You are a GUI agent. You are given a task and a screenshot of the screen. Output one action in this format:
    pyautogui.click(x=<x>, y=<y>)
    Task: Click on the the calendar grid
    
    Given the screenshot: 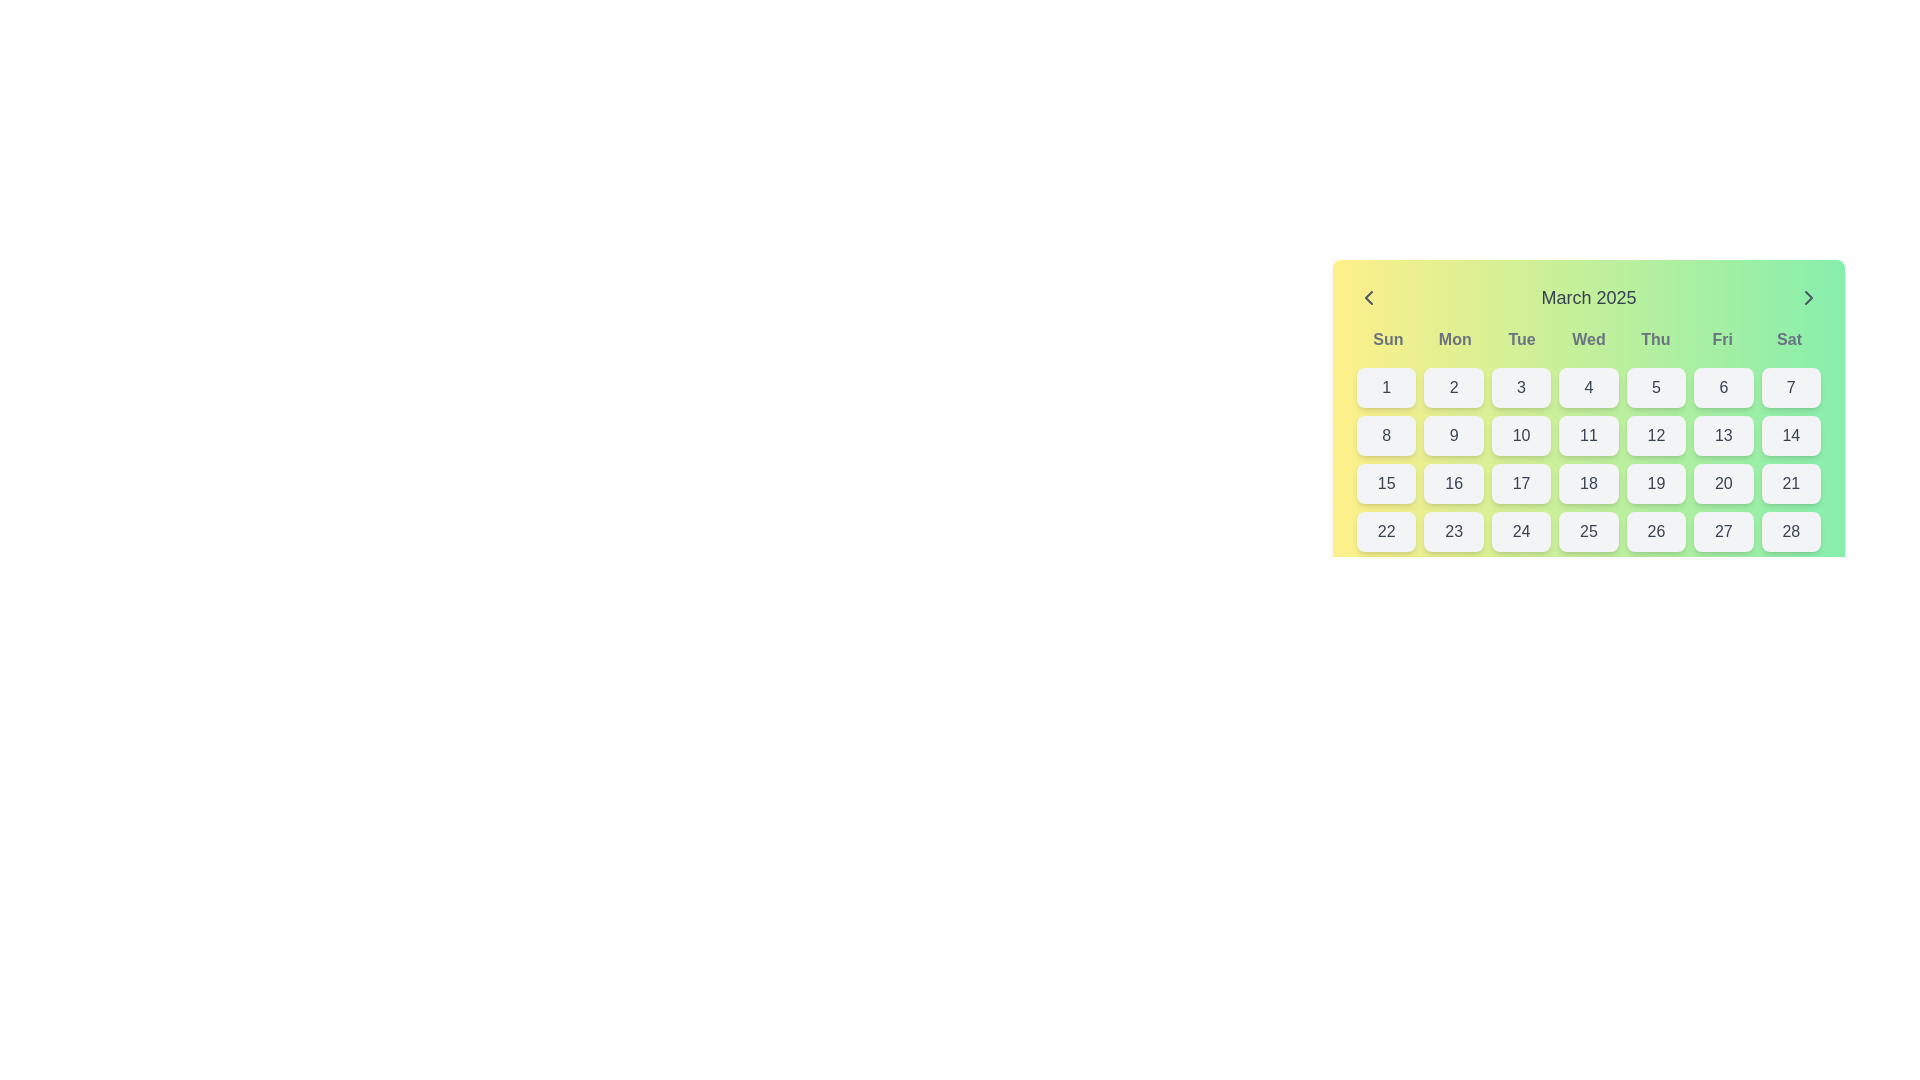 What is the action you would take?
    pyautogui.click(x=1587, y=483)
    